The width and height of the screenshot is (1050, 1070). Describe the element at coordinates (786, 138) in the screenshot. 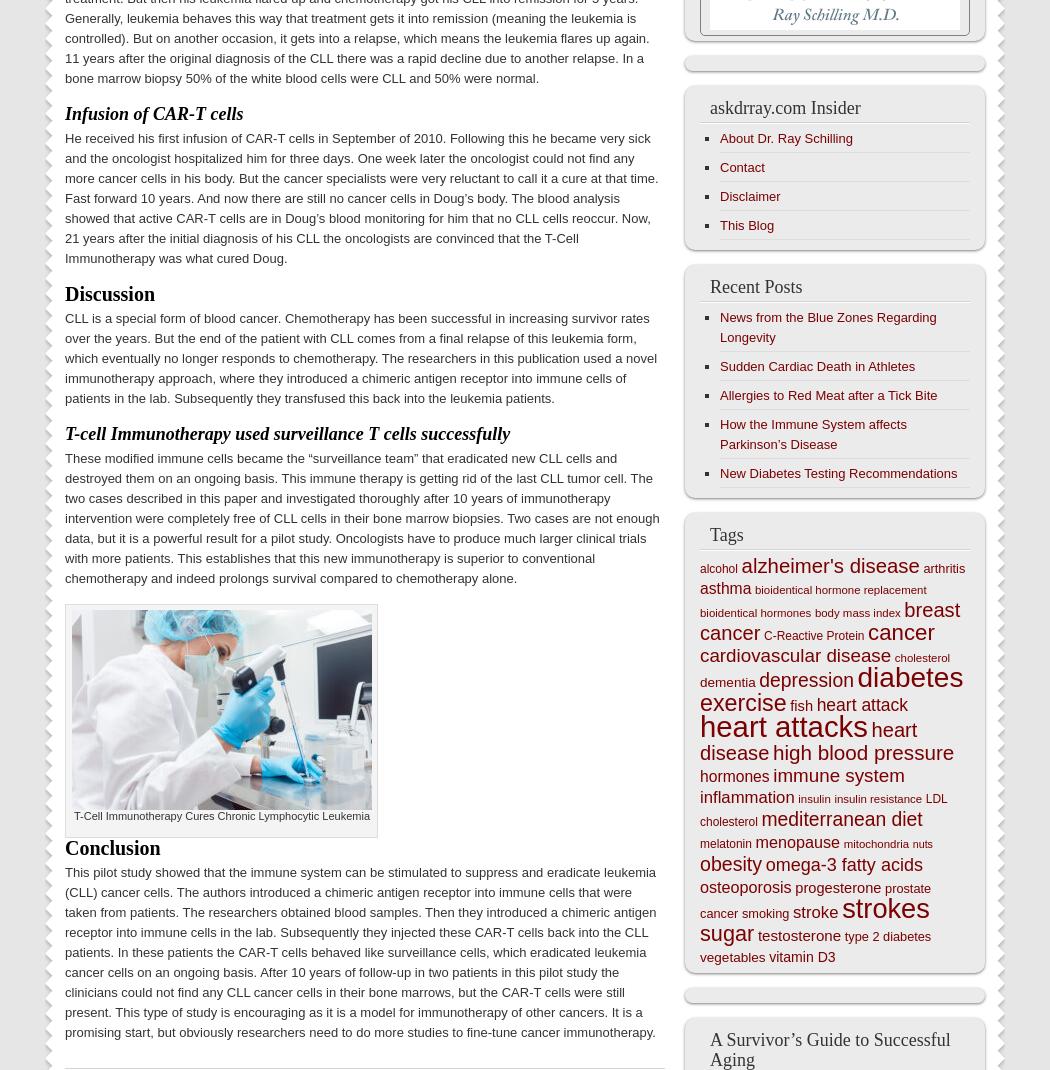

I see `'About Dr. Ray Schilling'` at that location.